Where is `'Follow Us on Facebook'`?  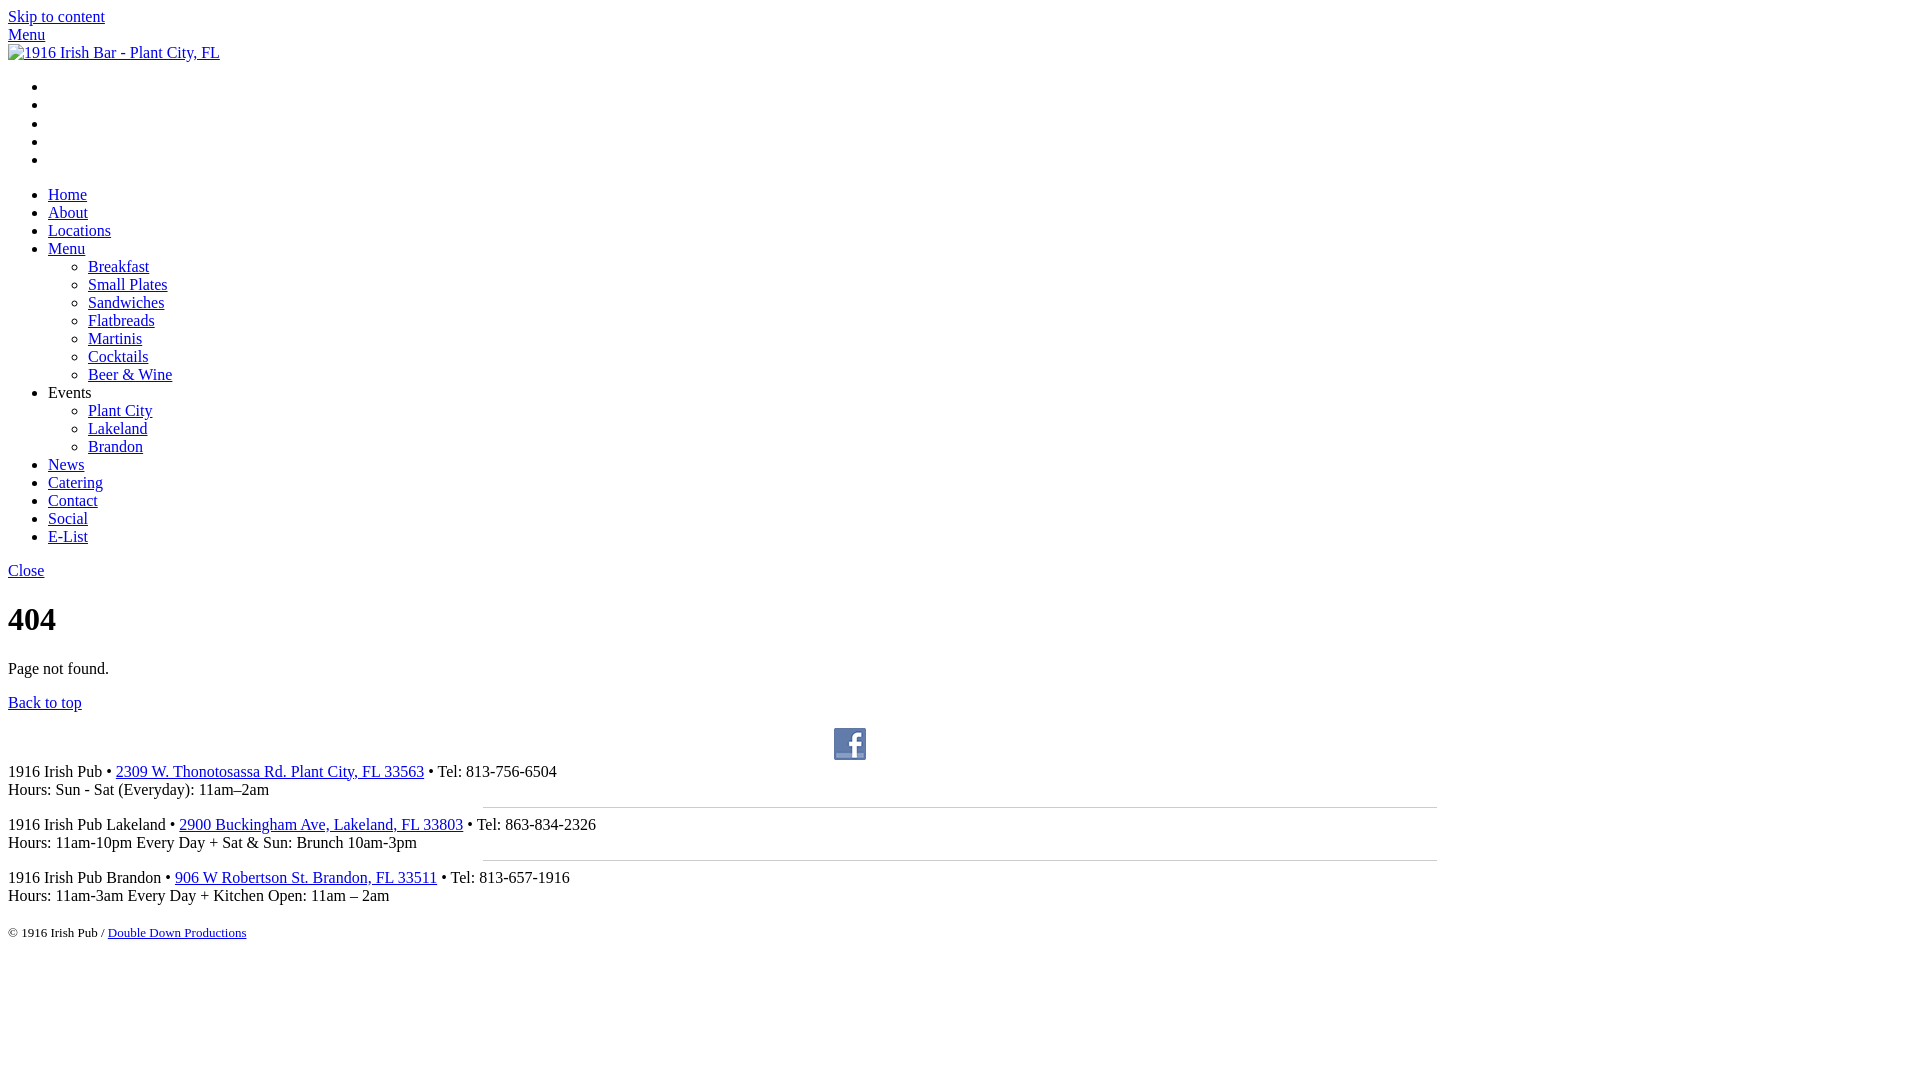
'Follow Us on Facebook' is located at coordinates (834, 744).